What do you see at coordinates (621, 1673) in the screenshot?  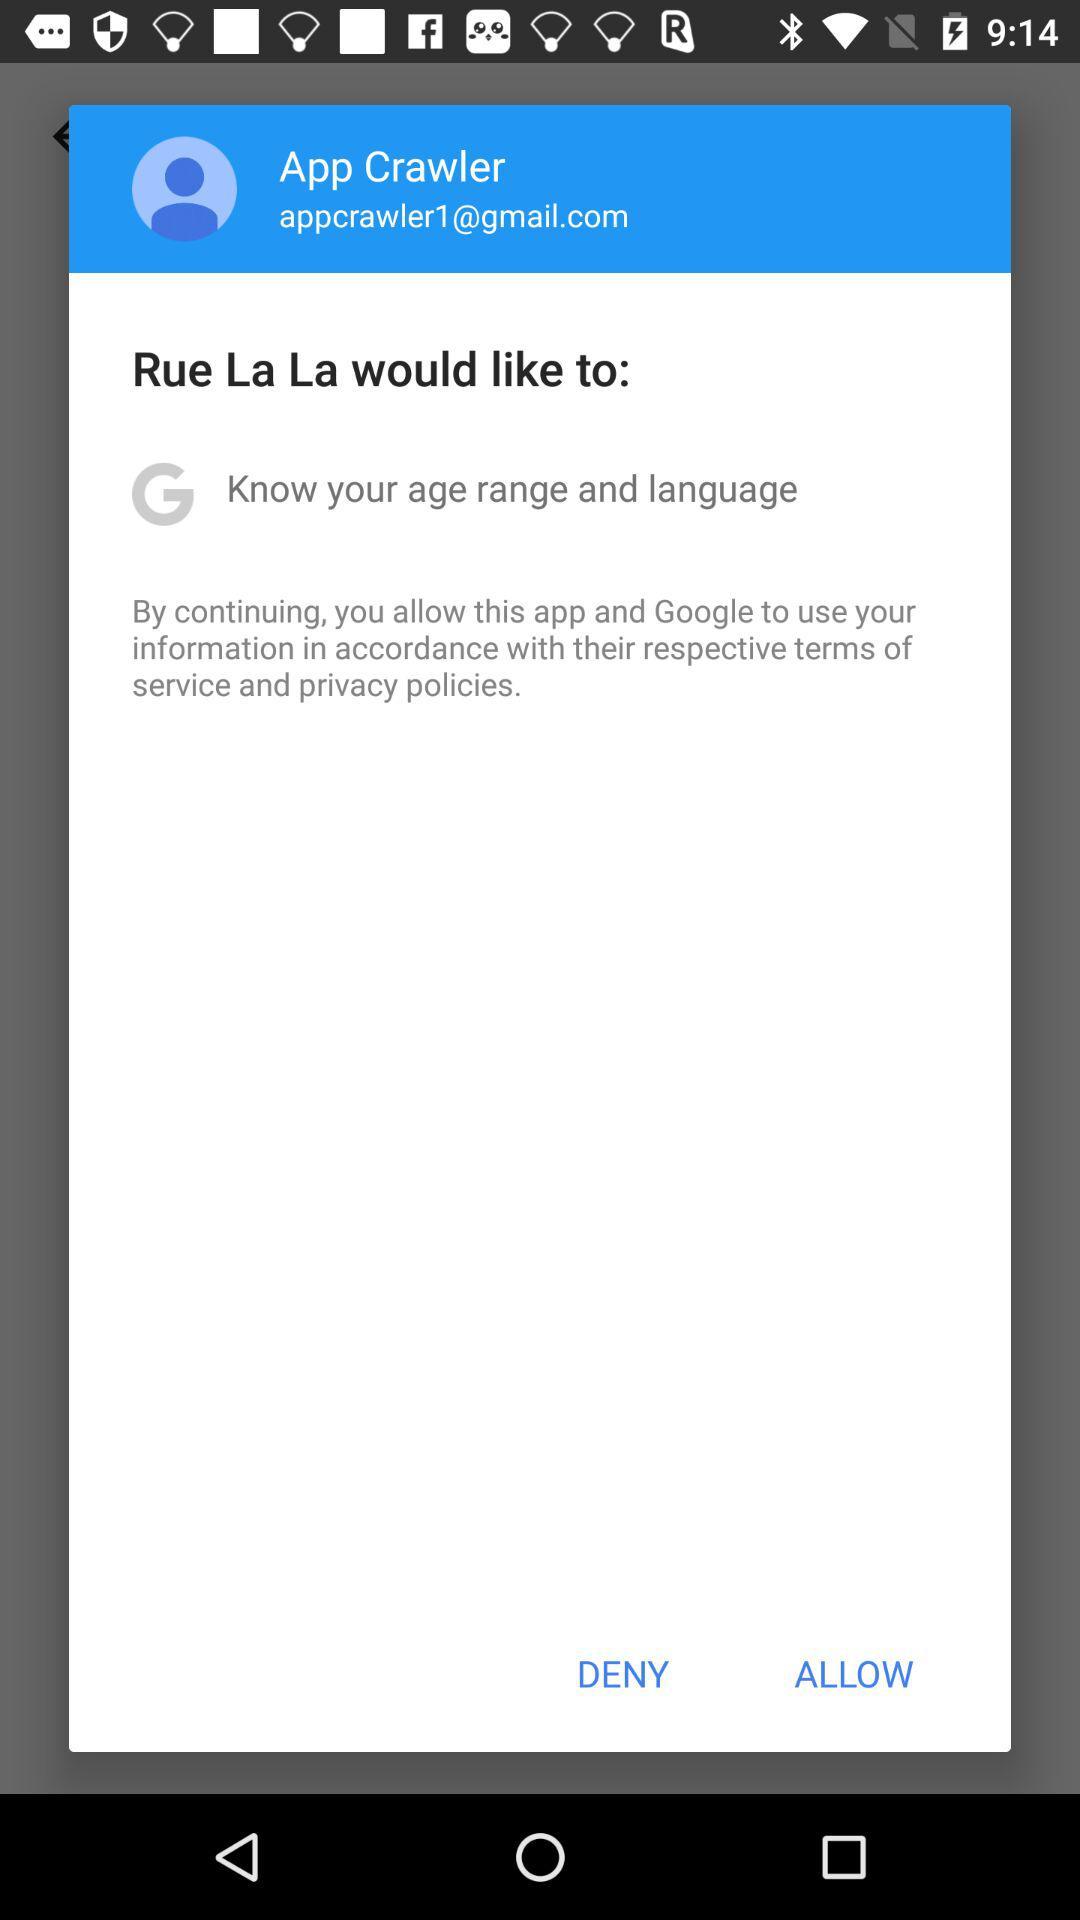 I see `icon below by continuing you app` at bounding box center [621, 1673].